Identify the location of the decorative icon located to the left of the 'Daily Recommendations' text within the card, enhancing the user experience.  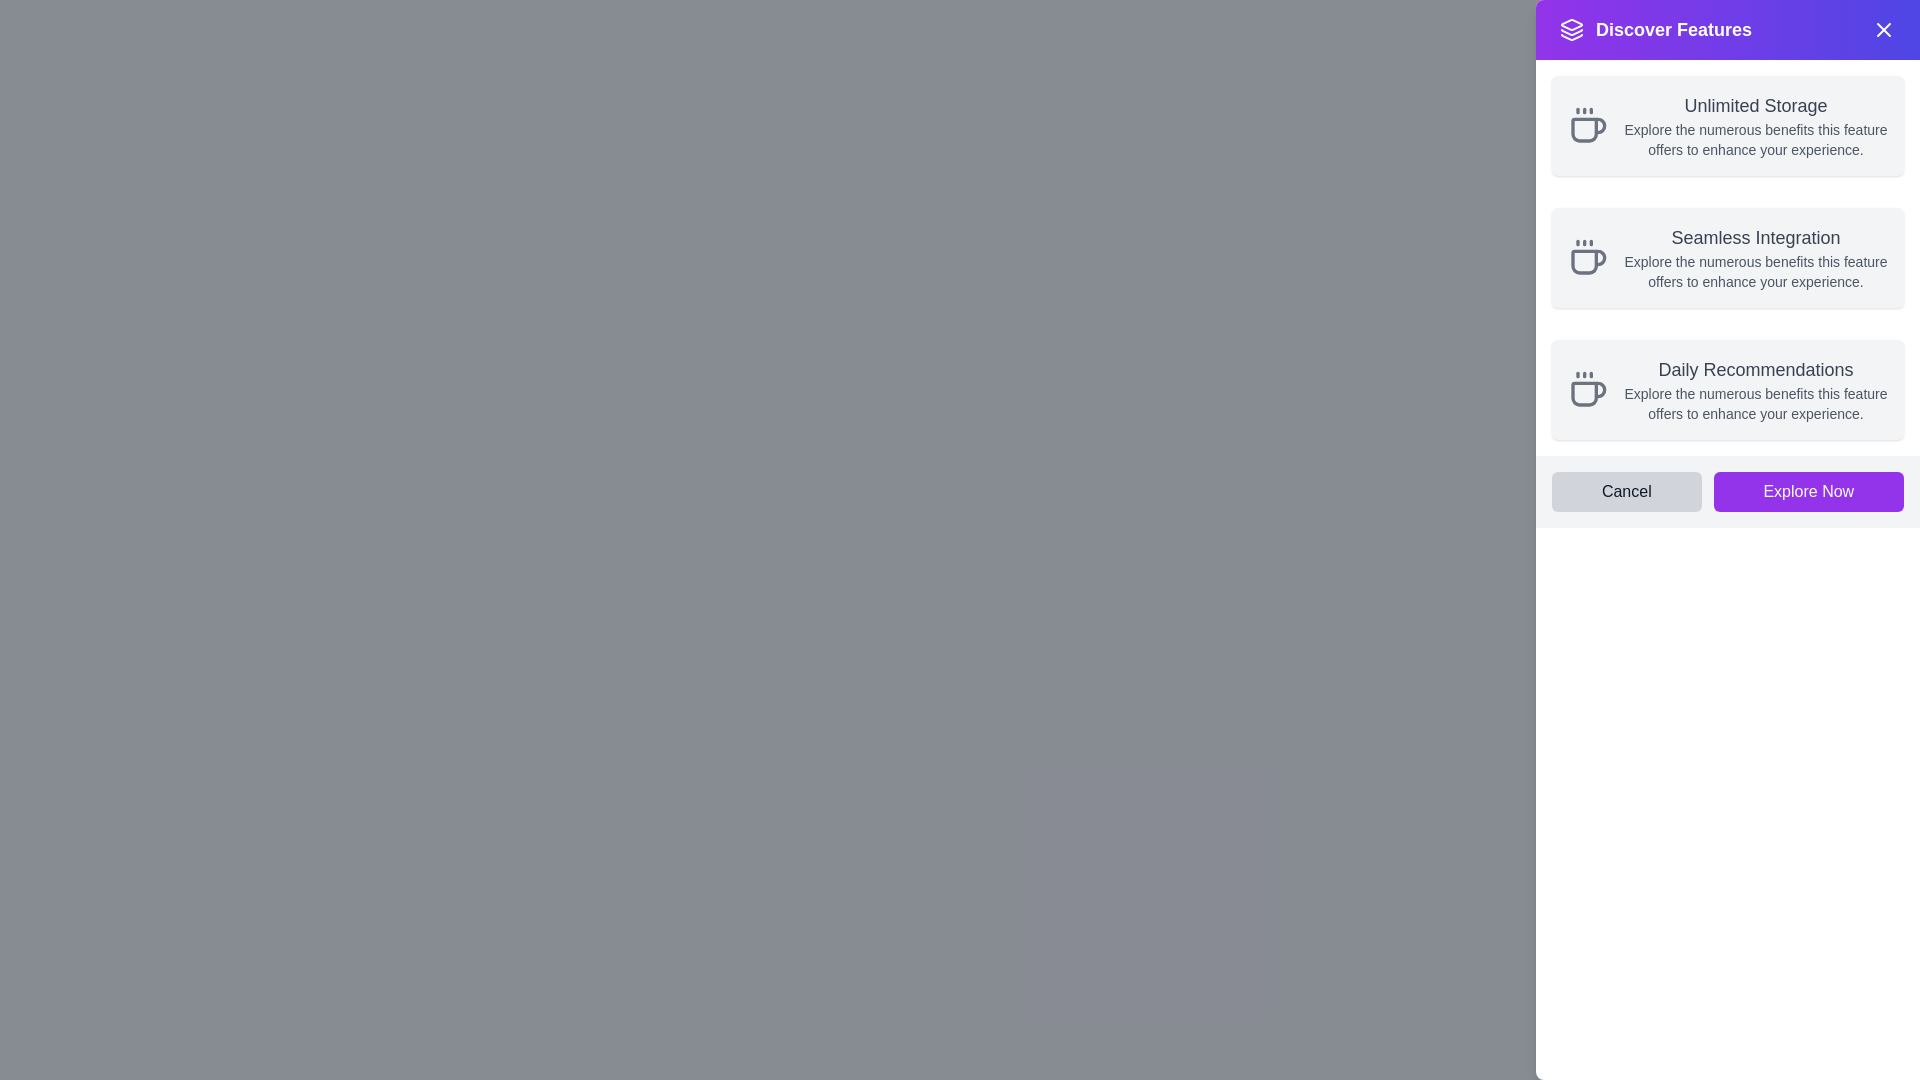
(1587, 389).